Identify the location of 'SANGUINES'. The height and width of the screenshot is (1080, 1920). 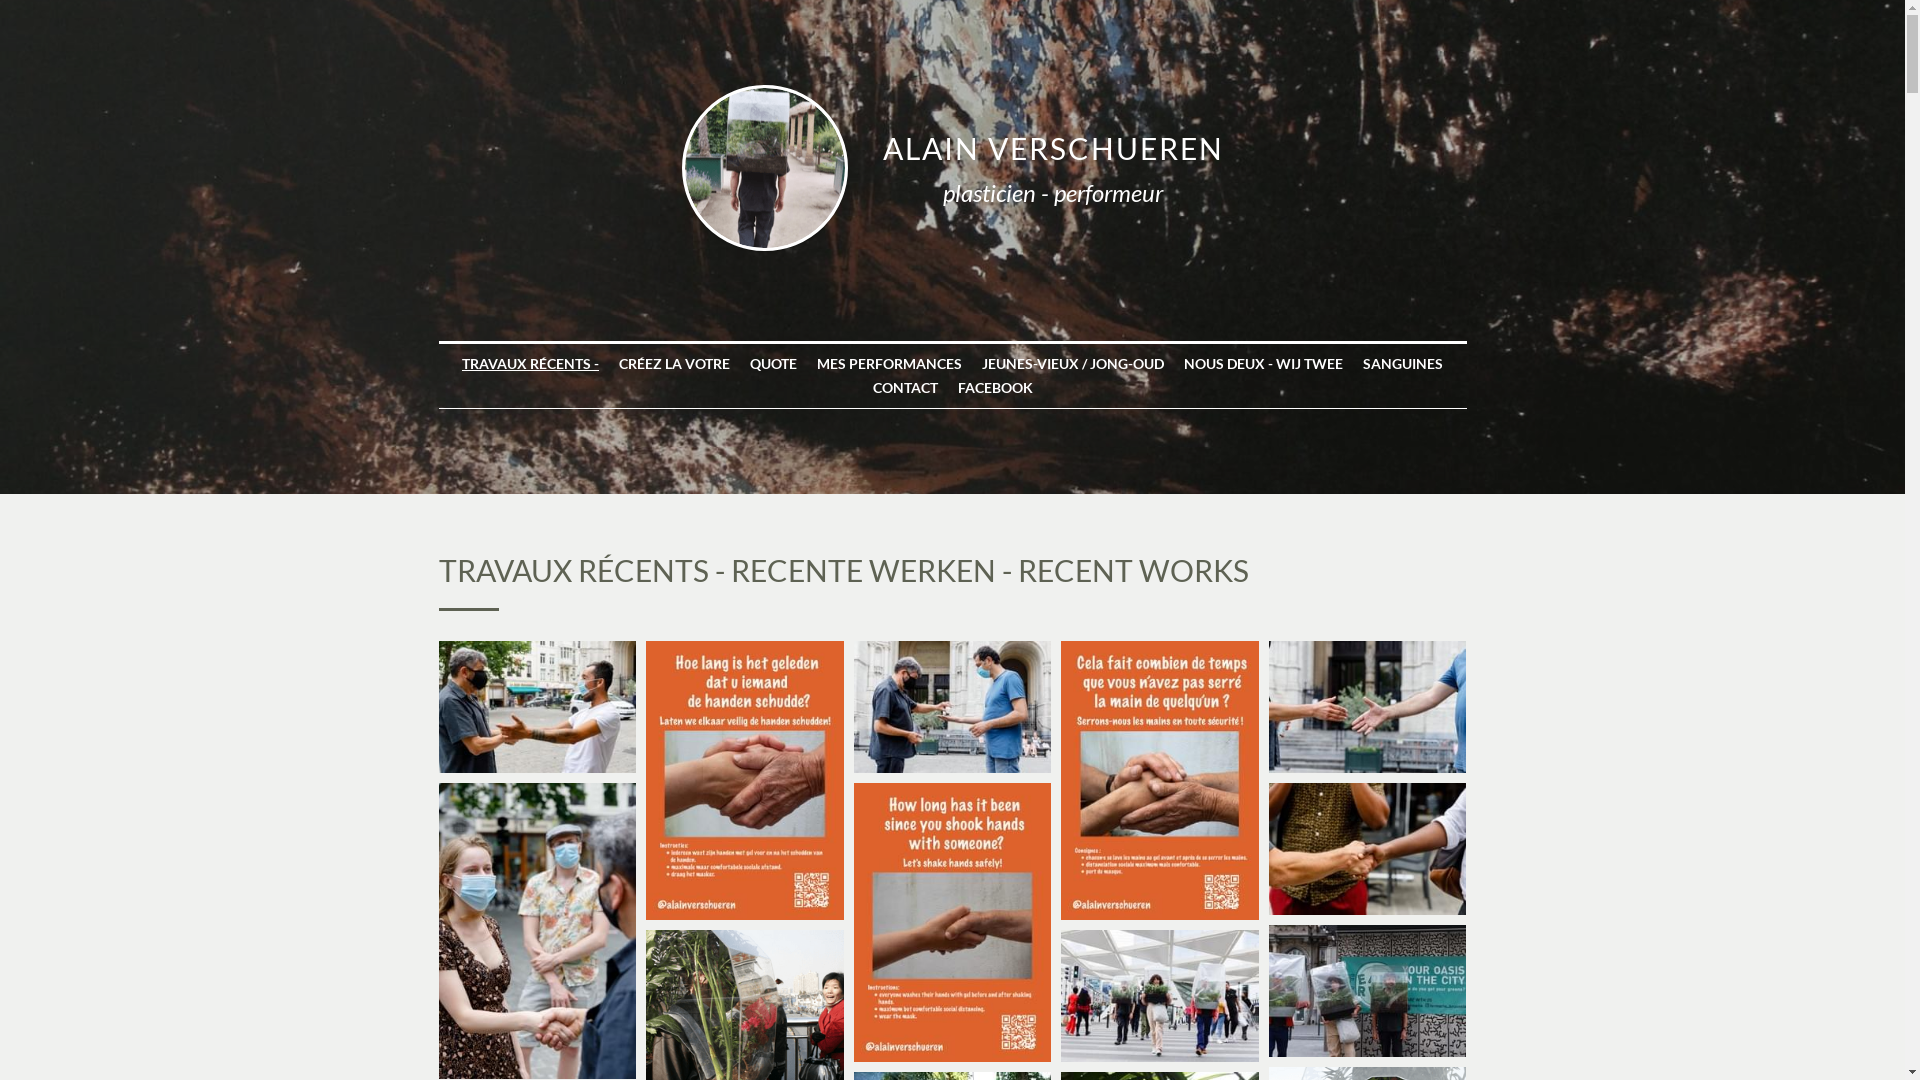
(1401, 363).